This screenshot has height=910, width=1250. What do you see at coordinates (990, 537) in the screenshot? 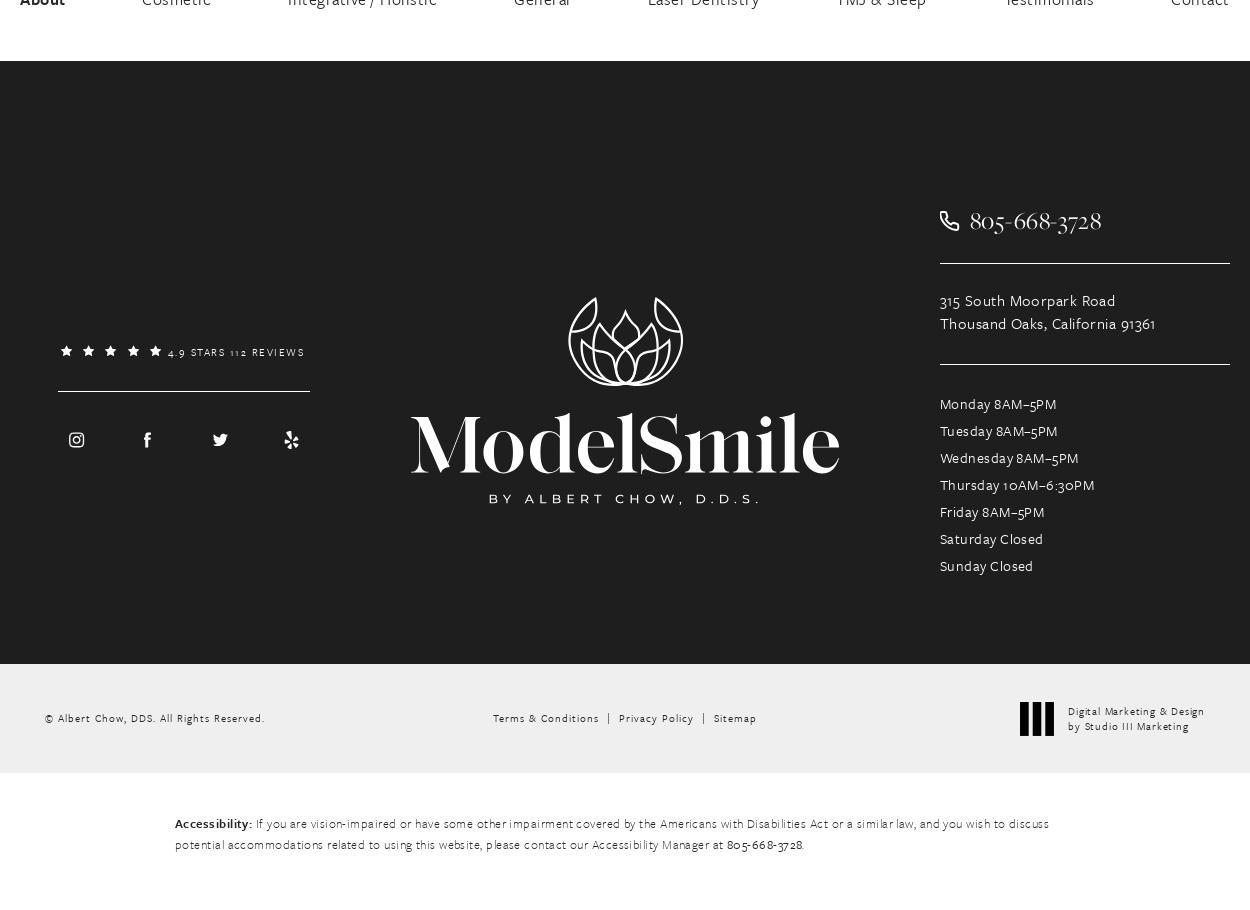
I see `'Saturday Closed'` at bounding box center [990, 537].